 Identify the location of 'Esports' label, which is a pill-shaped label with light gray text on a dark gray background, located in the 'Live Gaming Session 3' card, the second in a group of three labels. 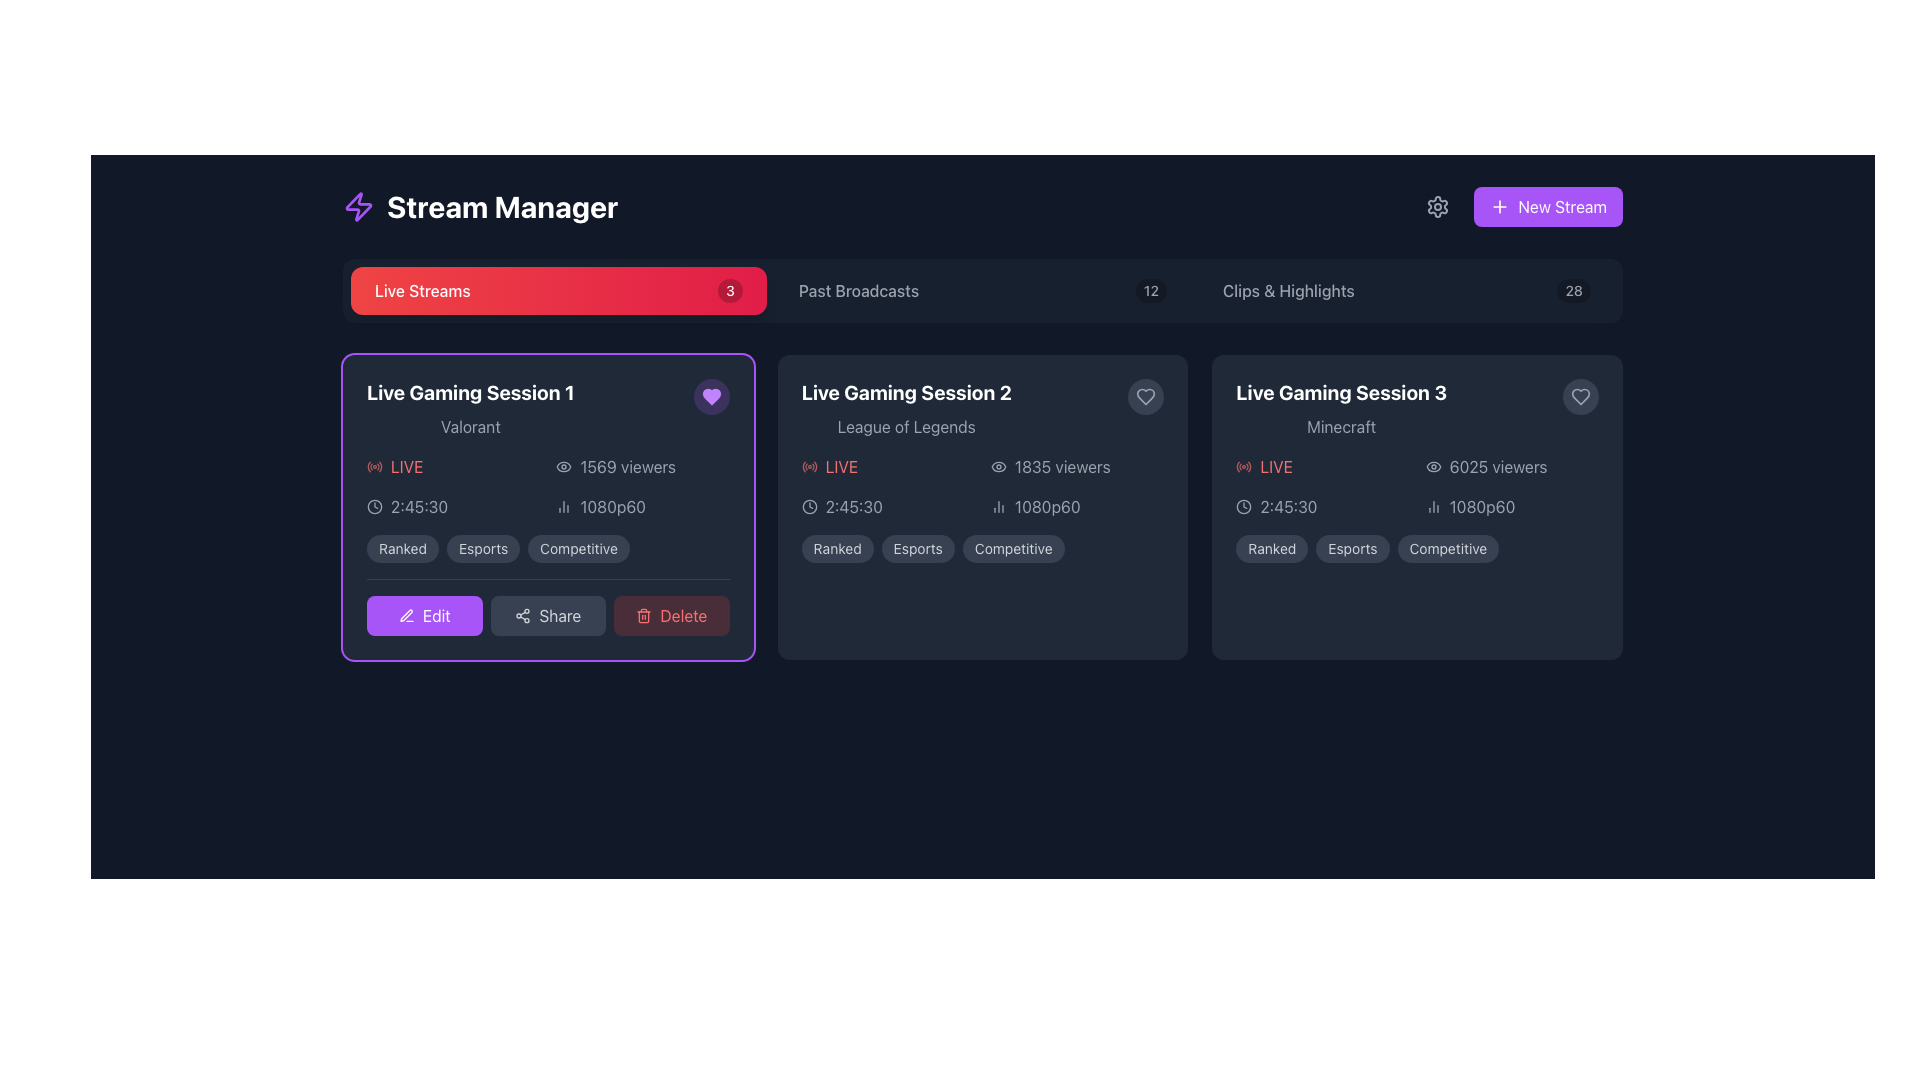
(1352, 548).